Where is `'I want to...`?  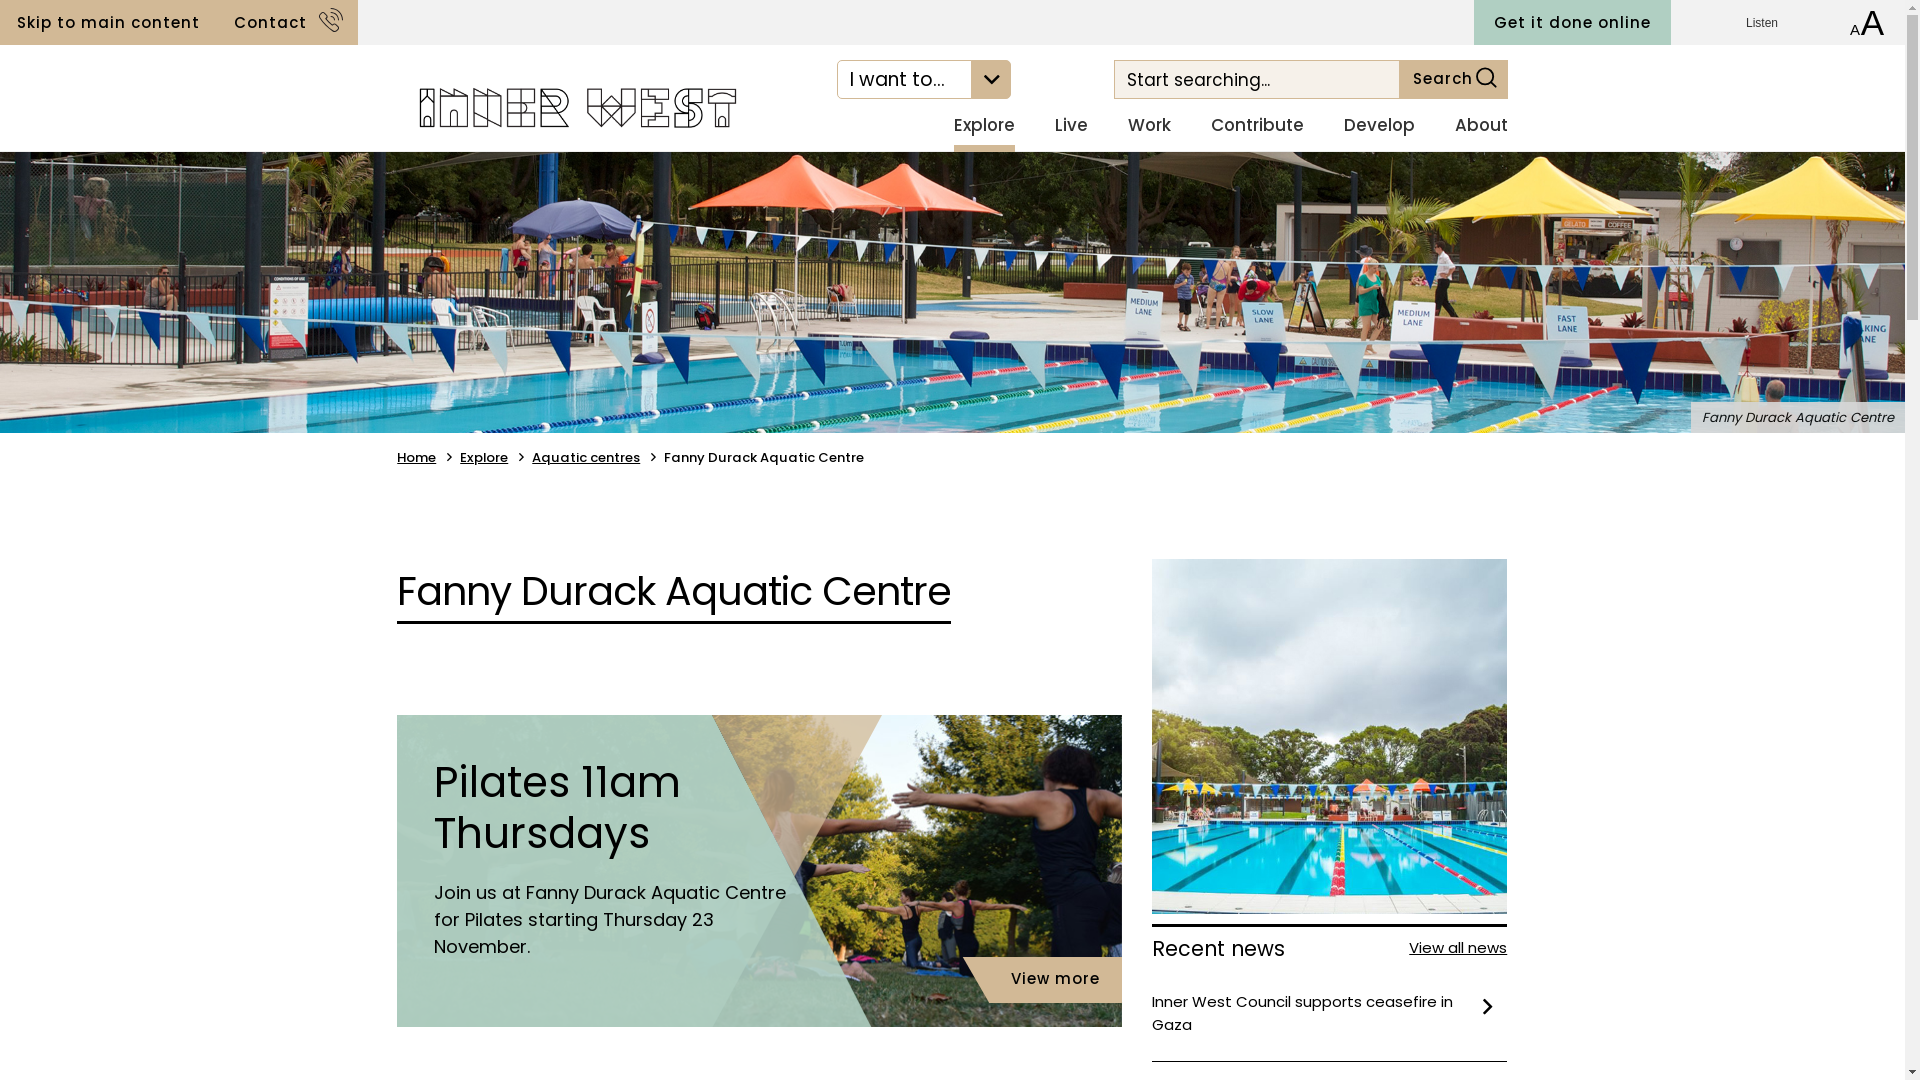 'I want to... is located at coordinates (923, 78).